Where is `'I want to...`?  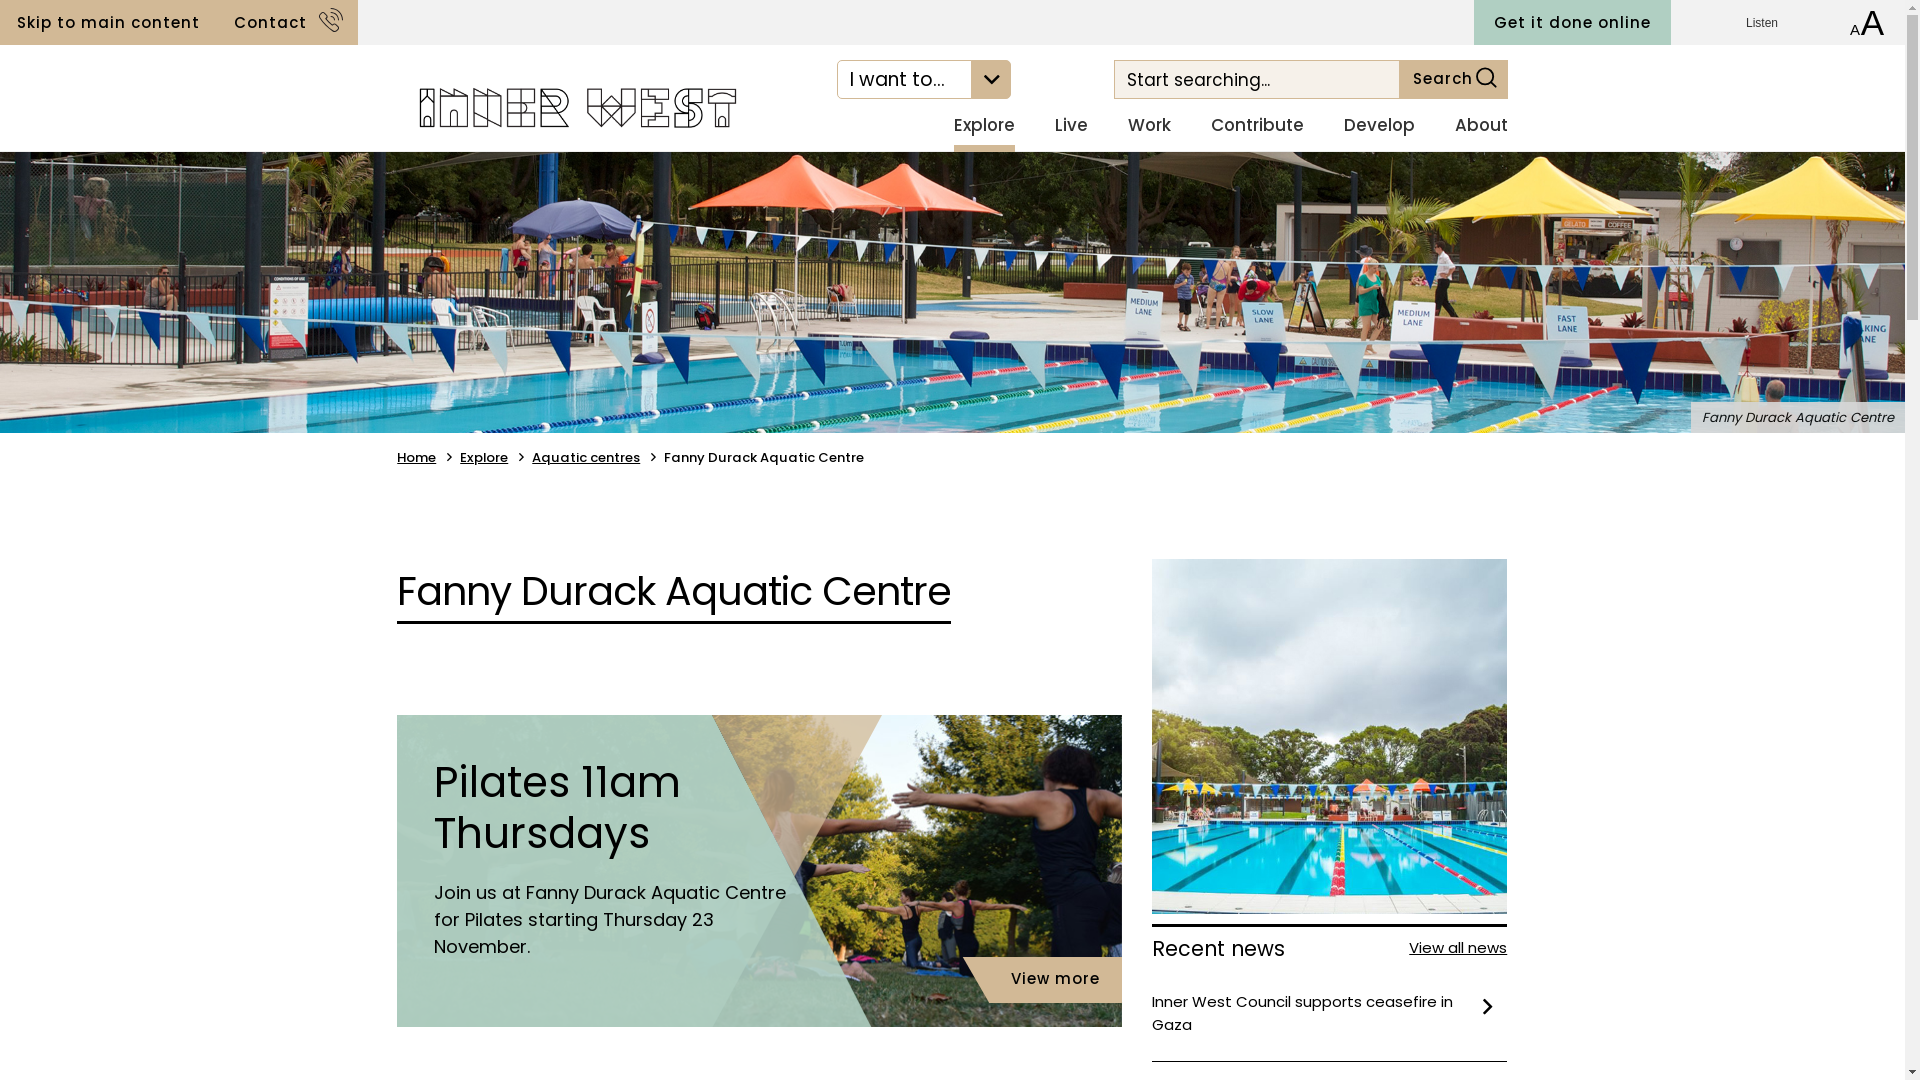 'I want to... is located at coordinates (923, 78).